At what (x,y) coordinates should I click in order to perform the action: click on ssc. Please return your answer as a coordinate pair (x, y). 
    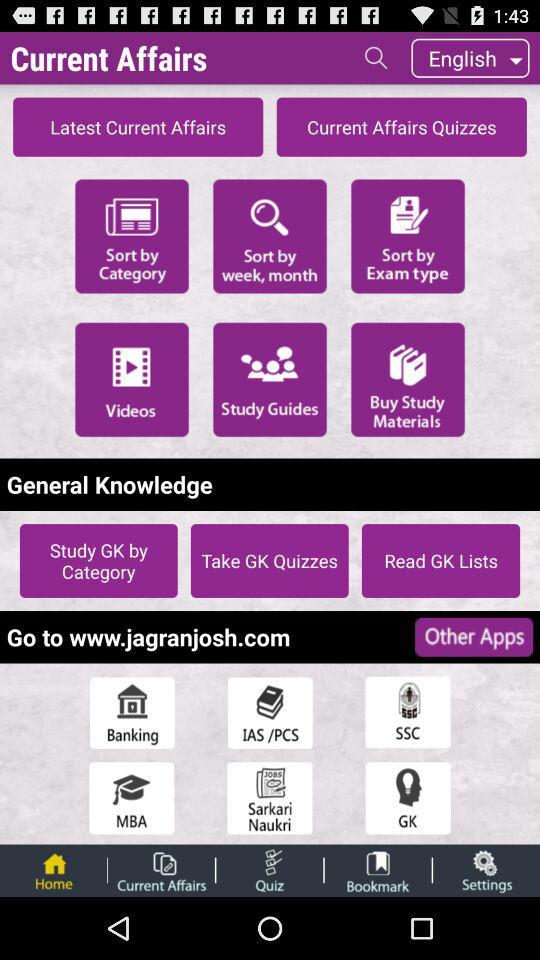
    Looking at the image, I should click on (407, 712).